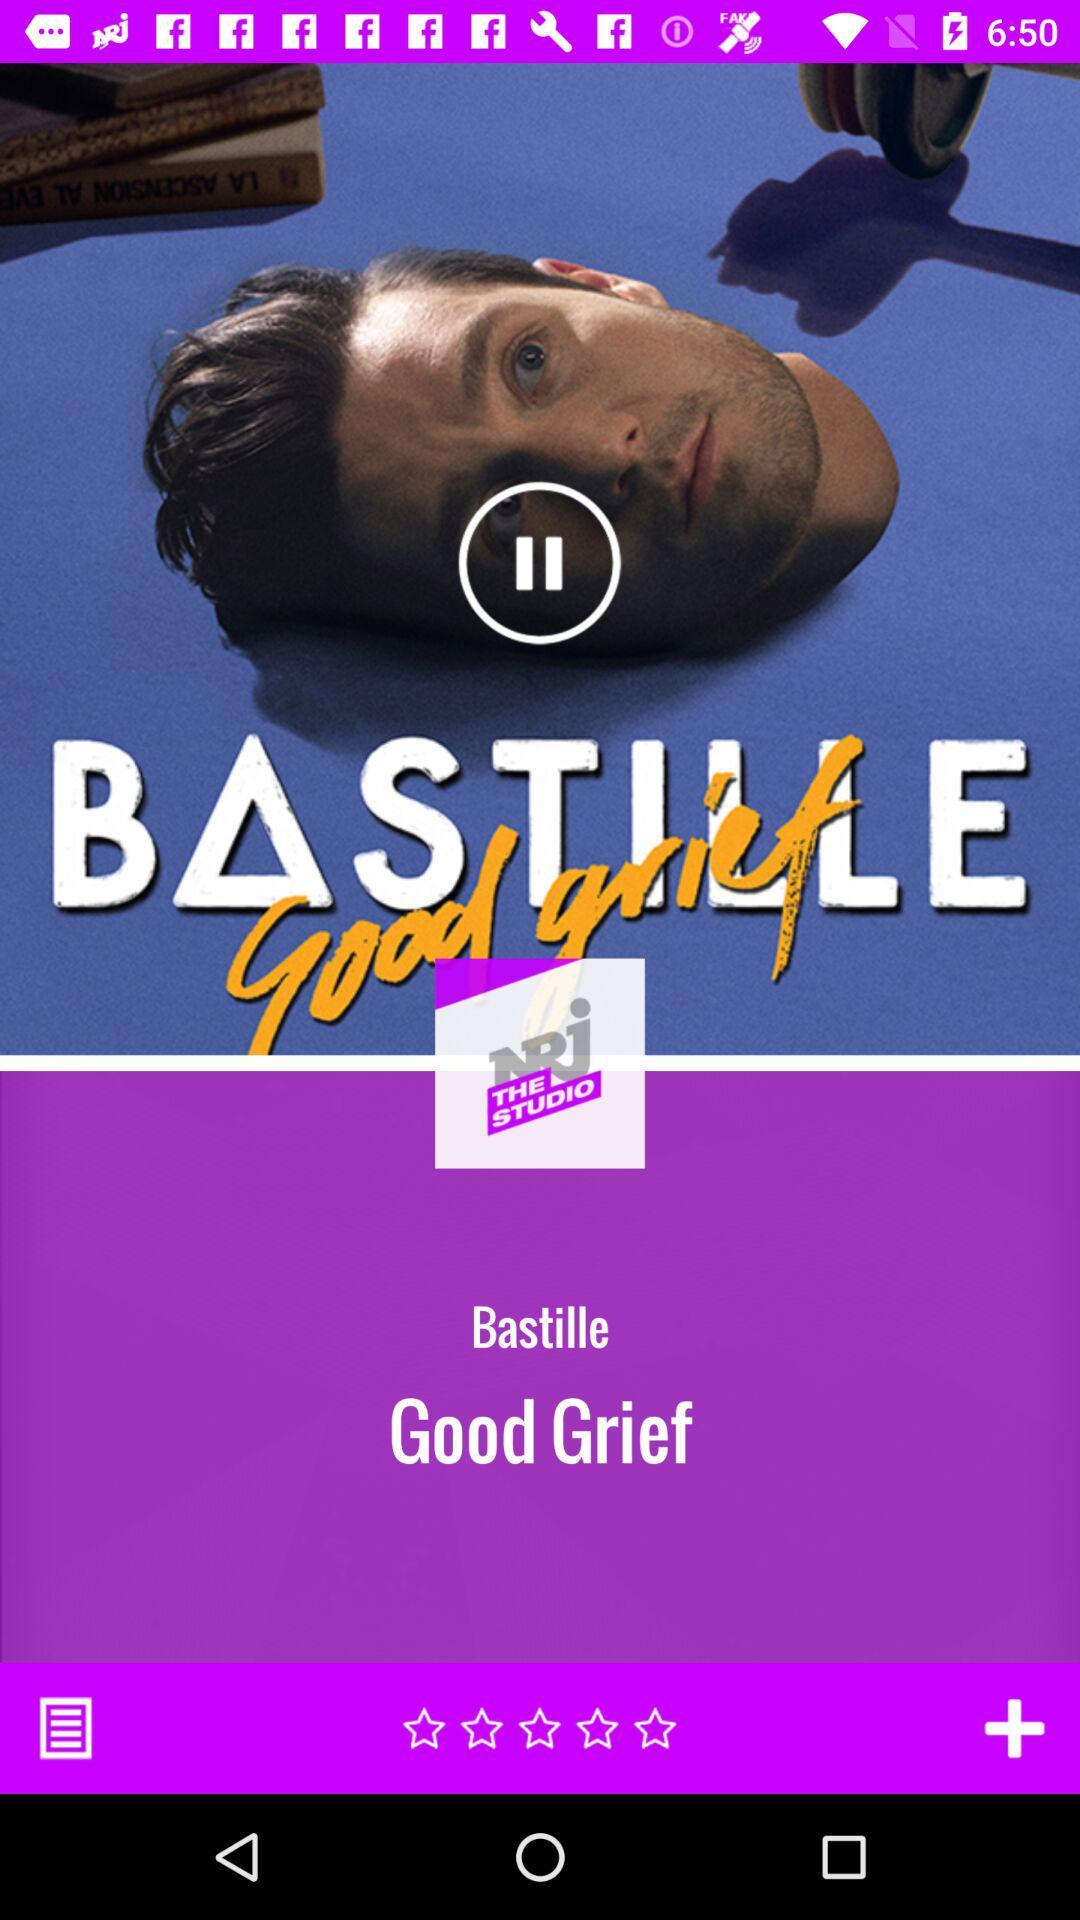  I want to click on the build icon, so click(540, 1114).